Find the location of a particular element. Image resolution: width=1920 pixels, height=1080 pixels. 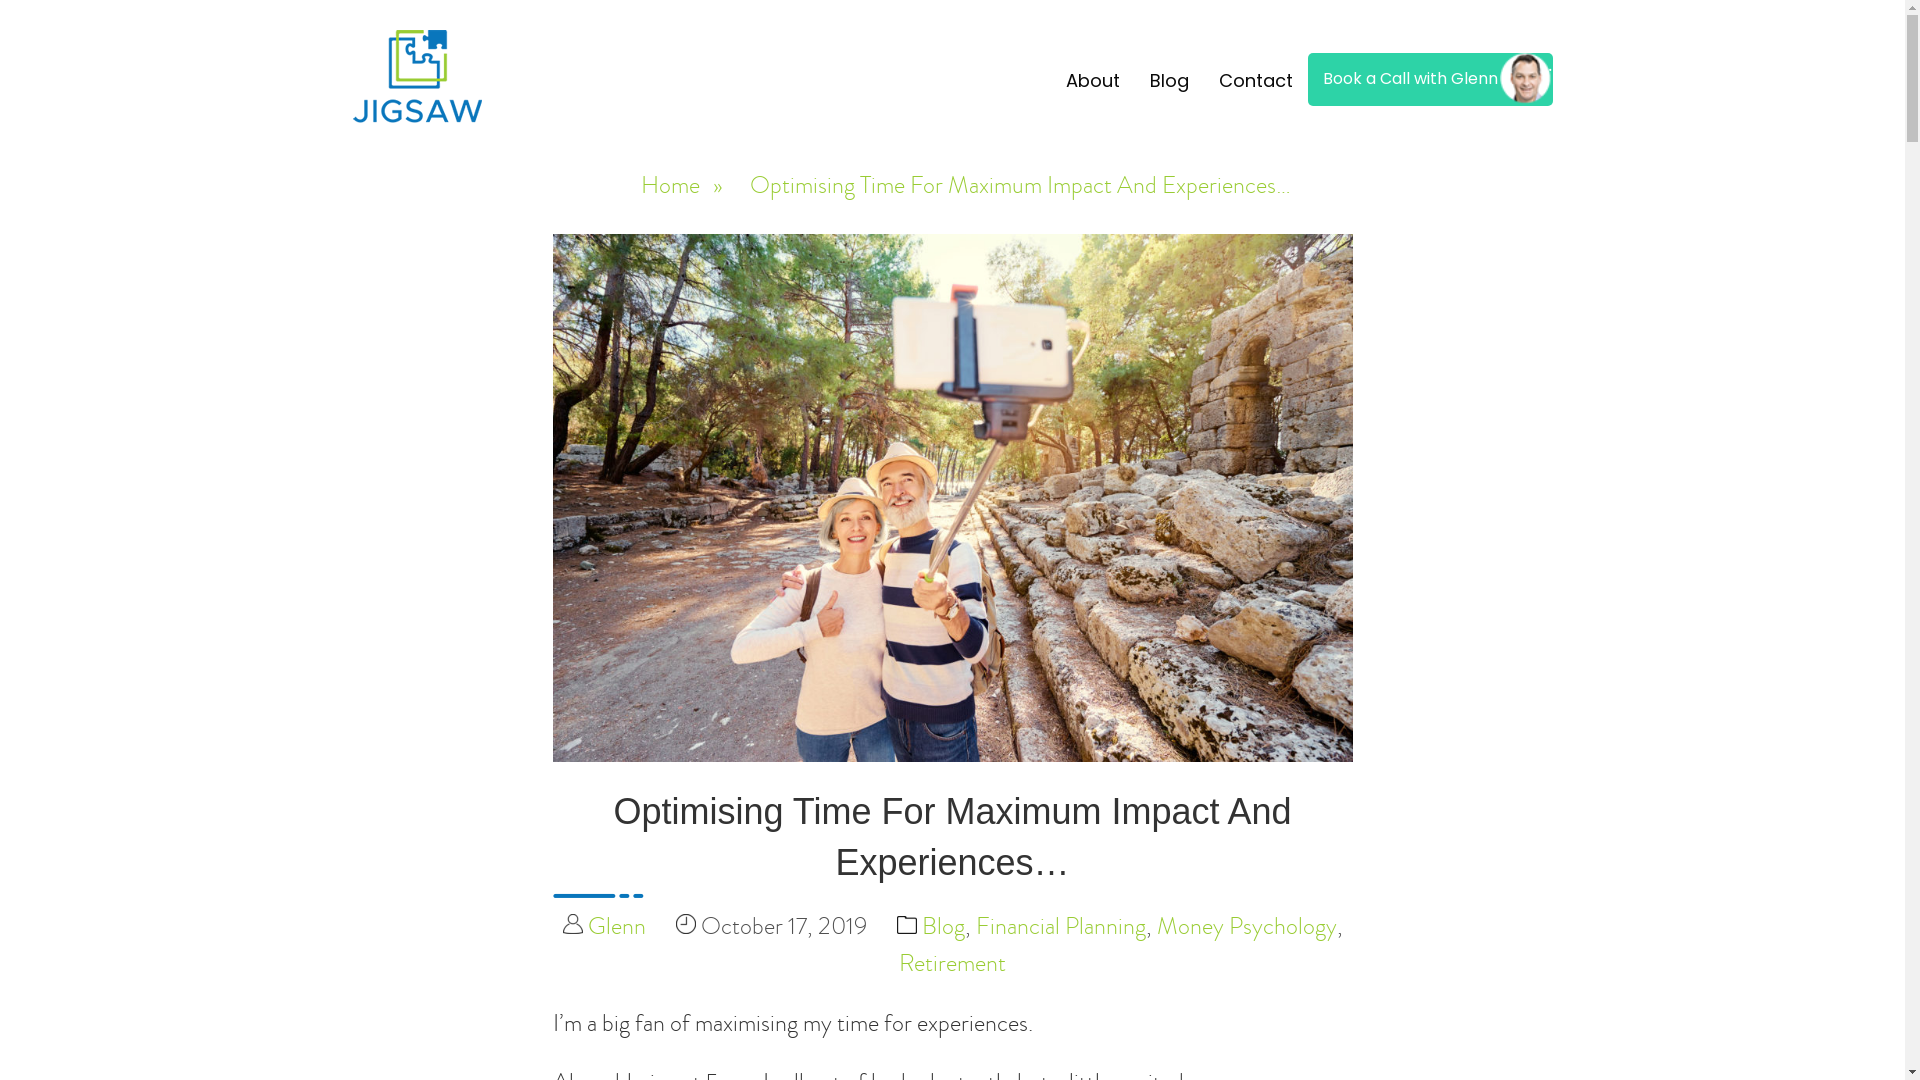

'About' is located at coordinates (1090, 79).